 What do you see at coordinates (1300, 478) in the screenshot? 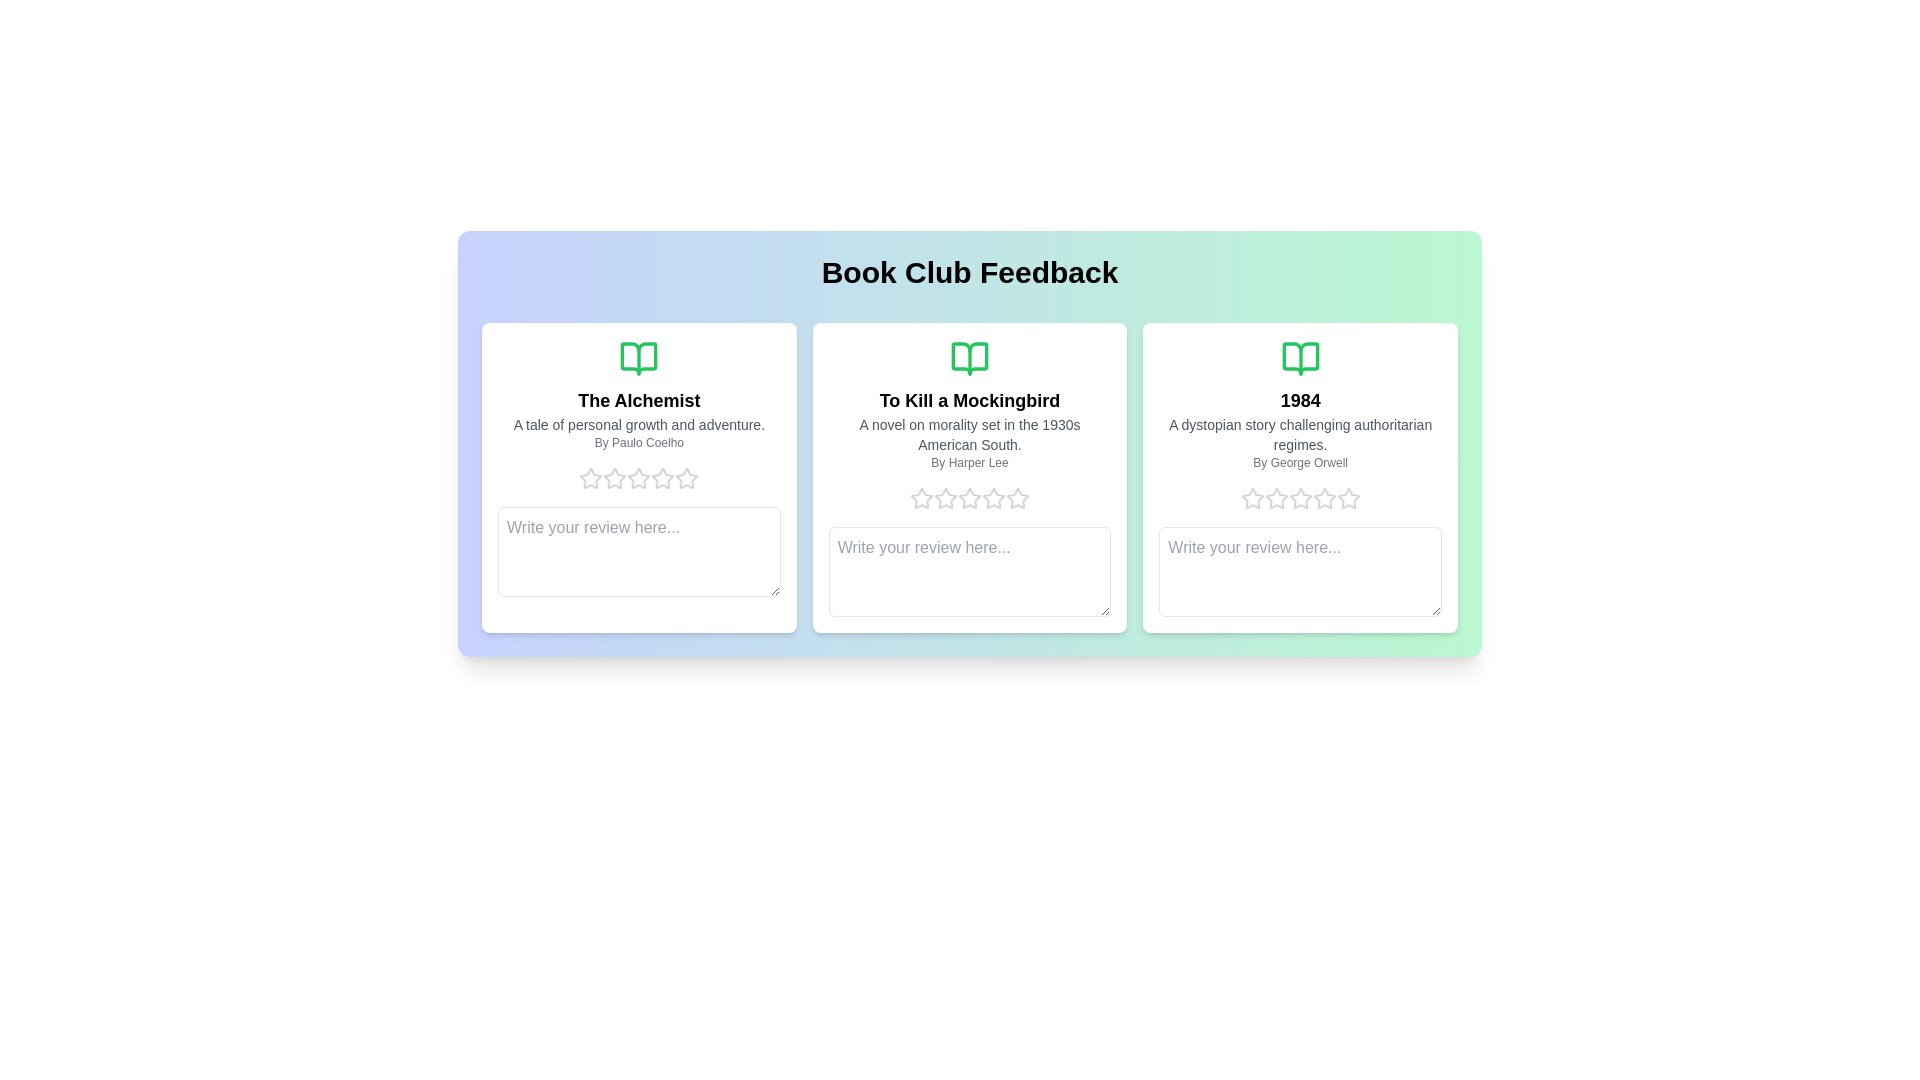
I see `the card component displaying the title '1984', which features a white background, rounded corners, and includes a green book icon at the top` at bounding box center [1300, 478].